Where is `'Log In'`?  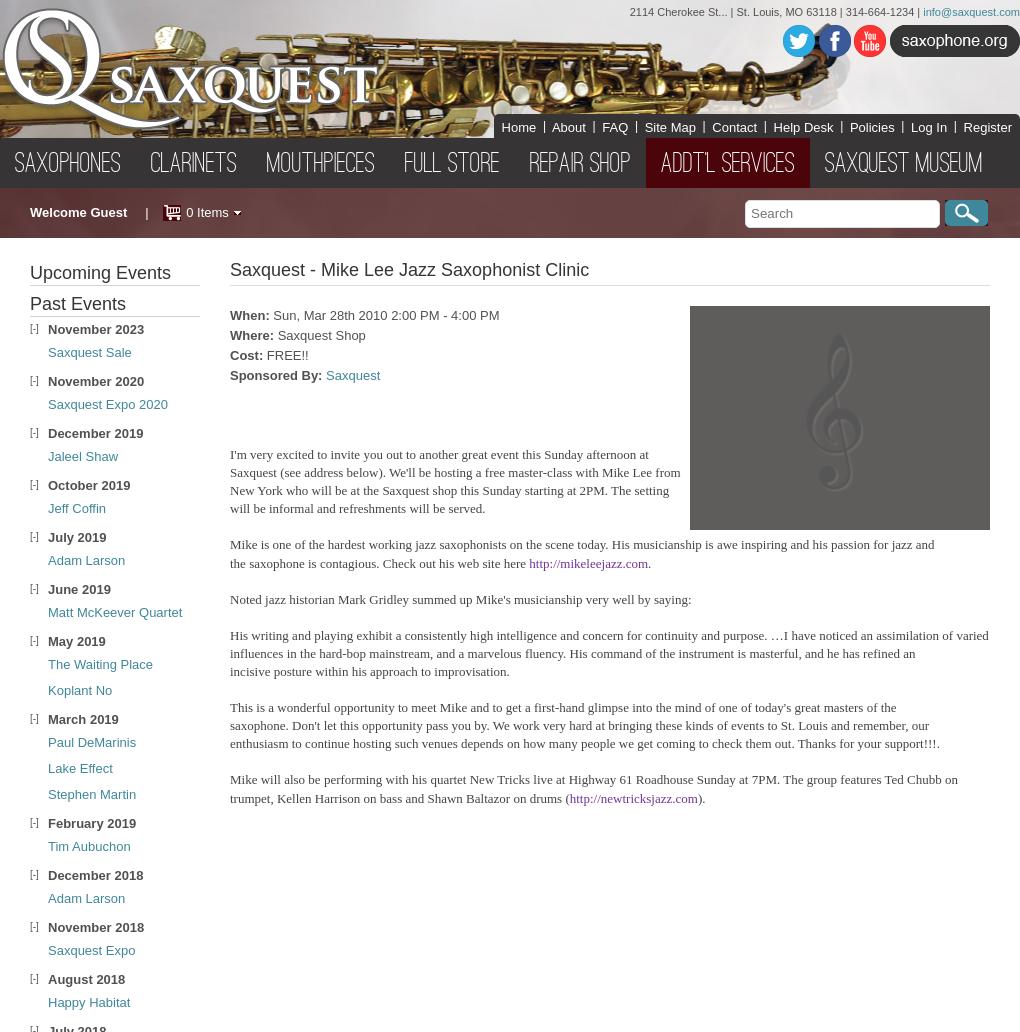
'Log In' is located at coordinates (929, 126).